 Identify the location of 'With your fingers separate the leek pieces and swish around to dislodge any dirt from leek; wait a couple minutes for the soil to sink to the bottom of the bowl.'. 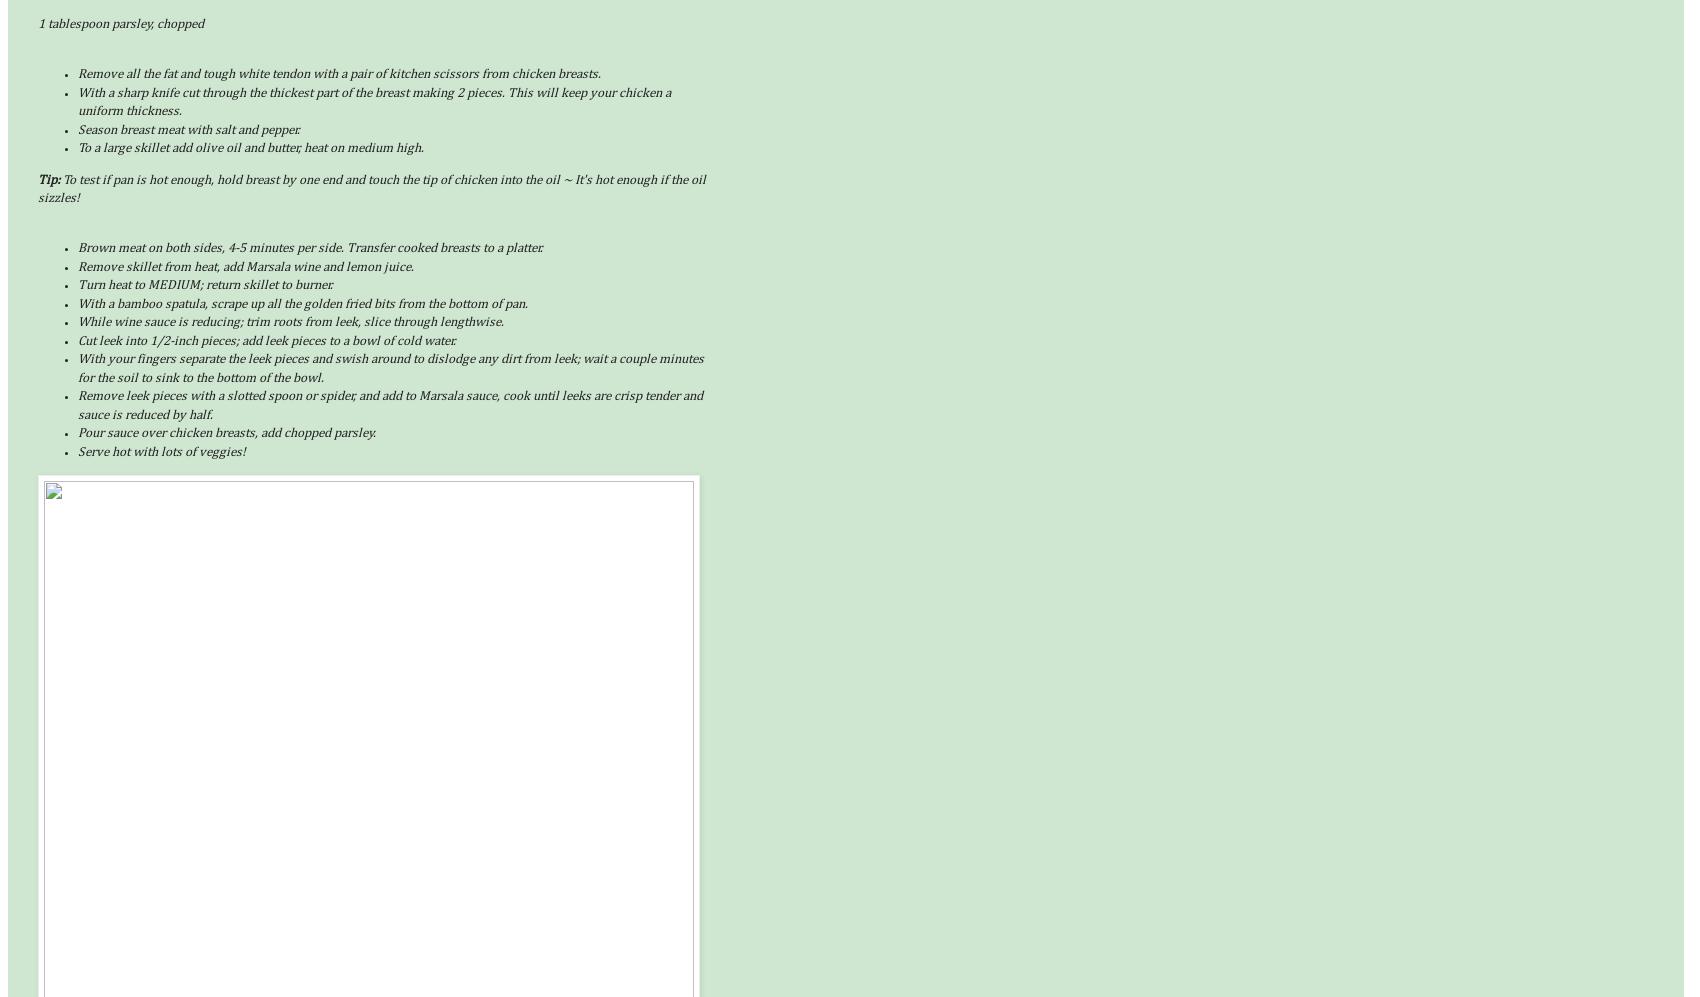
(78, 368).